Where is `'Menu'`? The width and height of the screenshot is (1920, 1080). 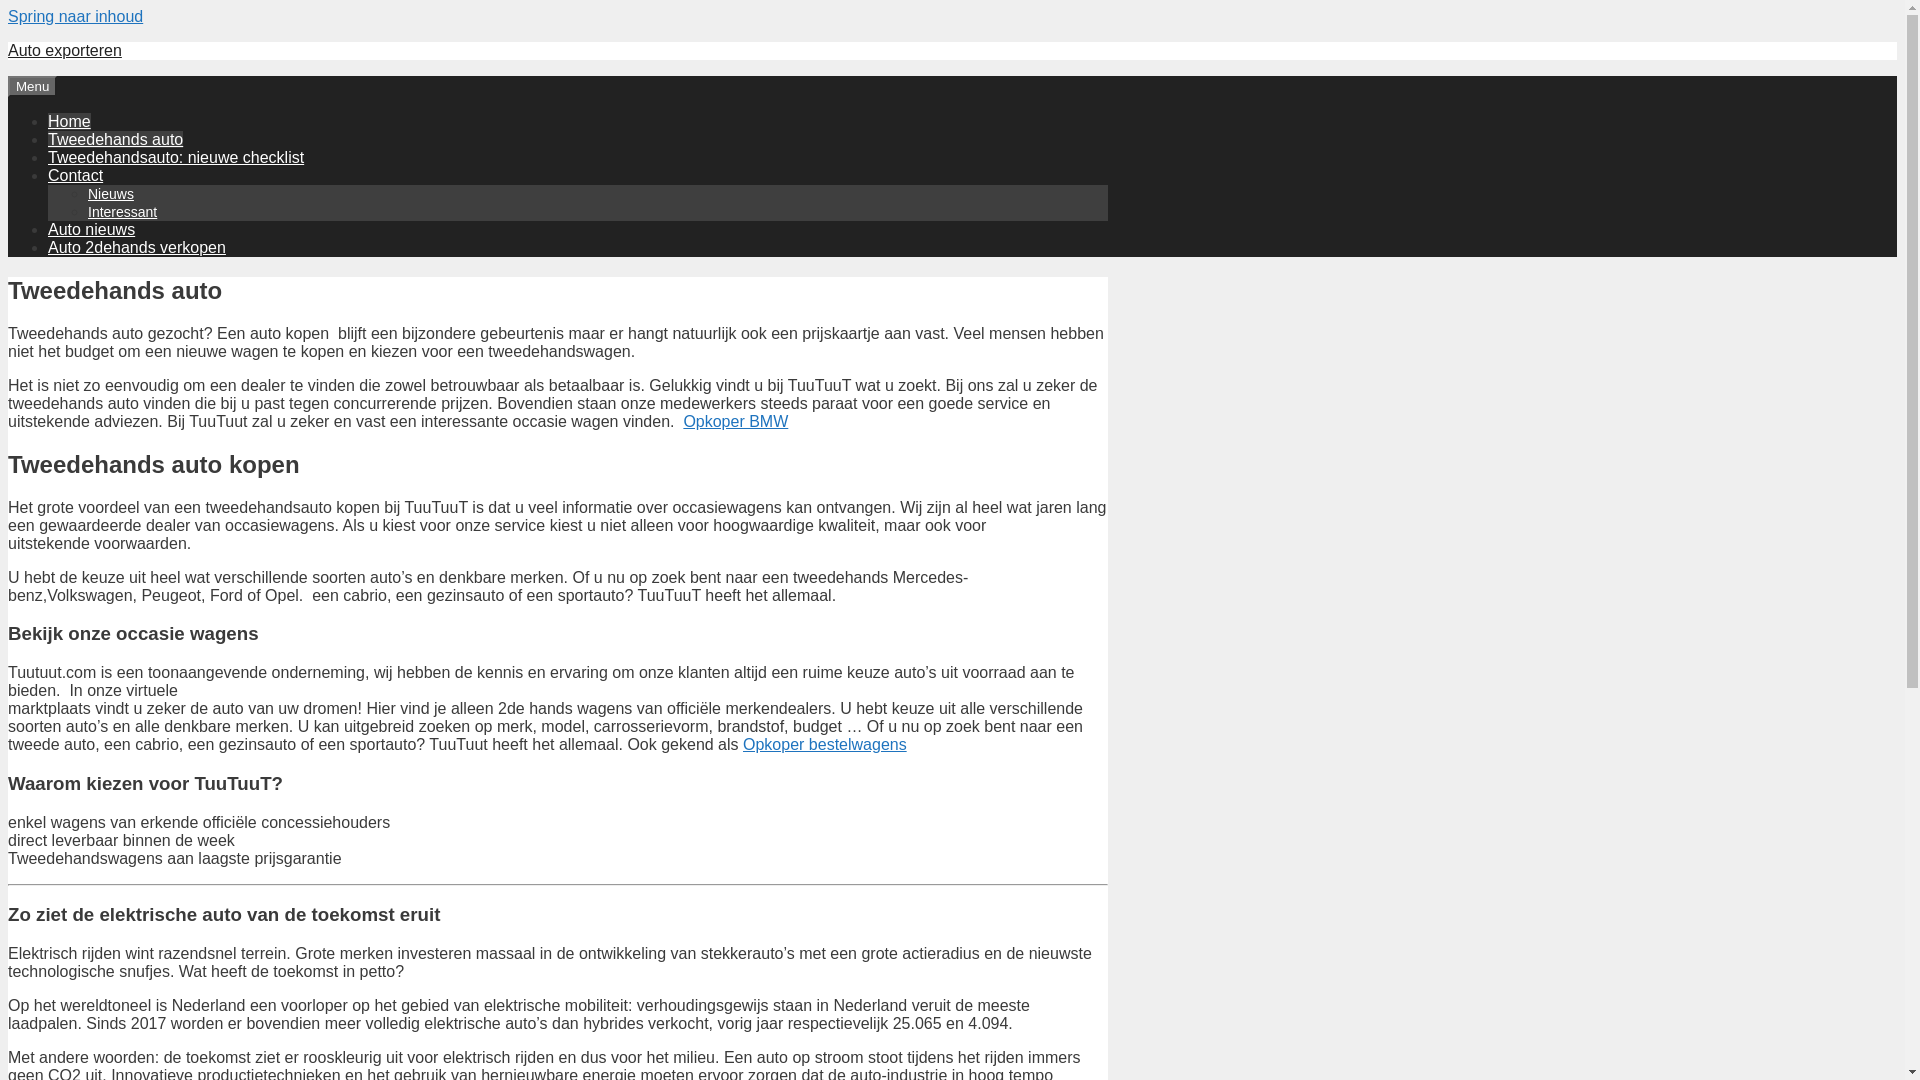 'Menu' is located at coordinates (32, 85).